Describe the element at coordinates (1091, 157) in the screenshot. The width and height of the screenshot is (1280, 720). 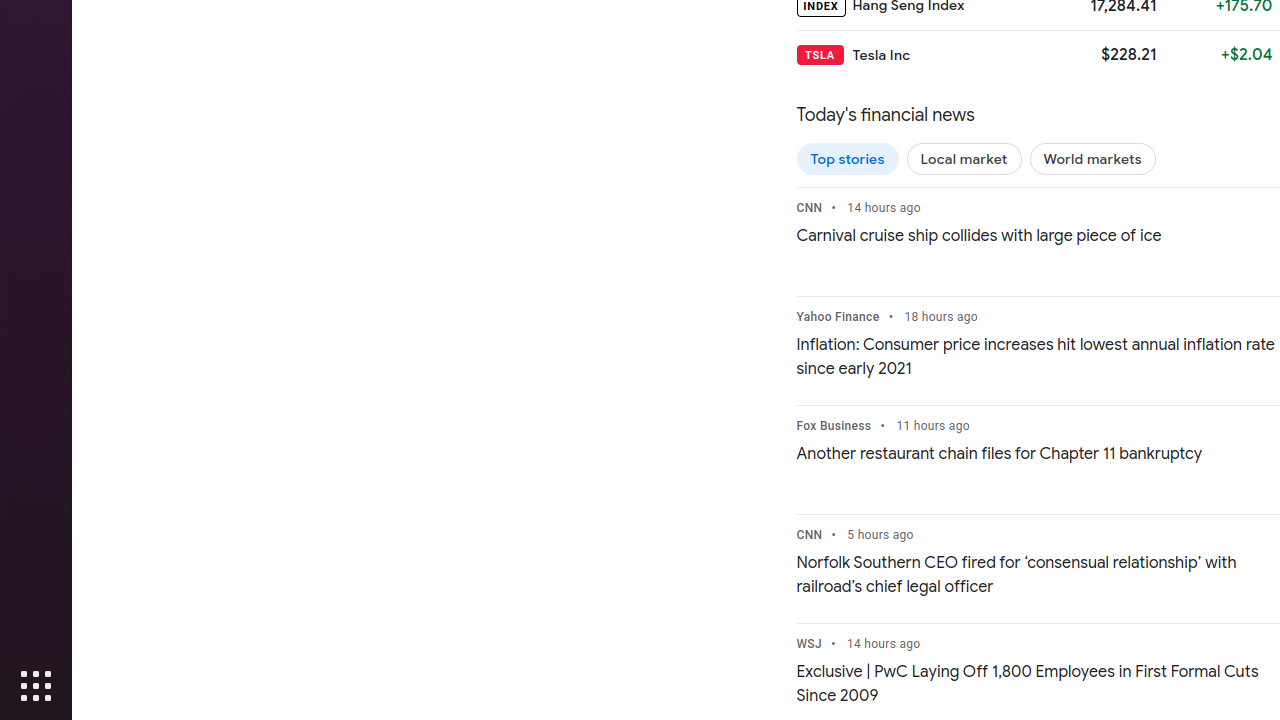
I see `'World markets'` at that location.